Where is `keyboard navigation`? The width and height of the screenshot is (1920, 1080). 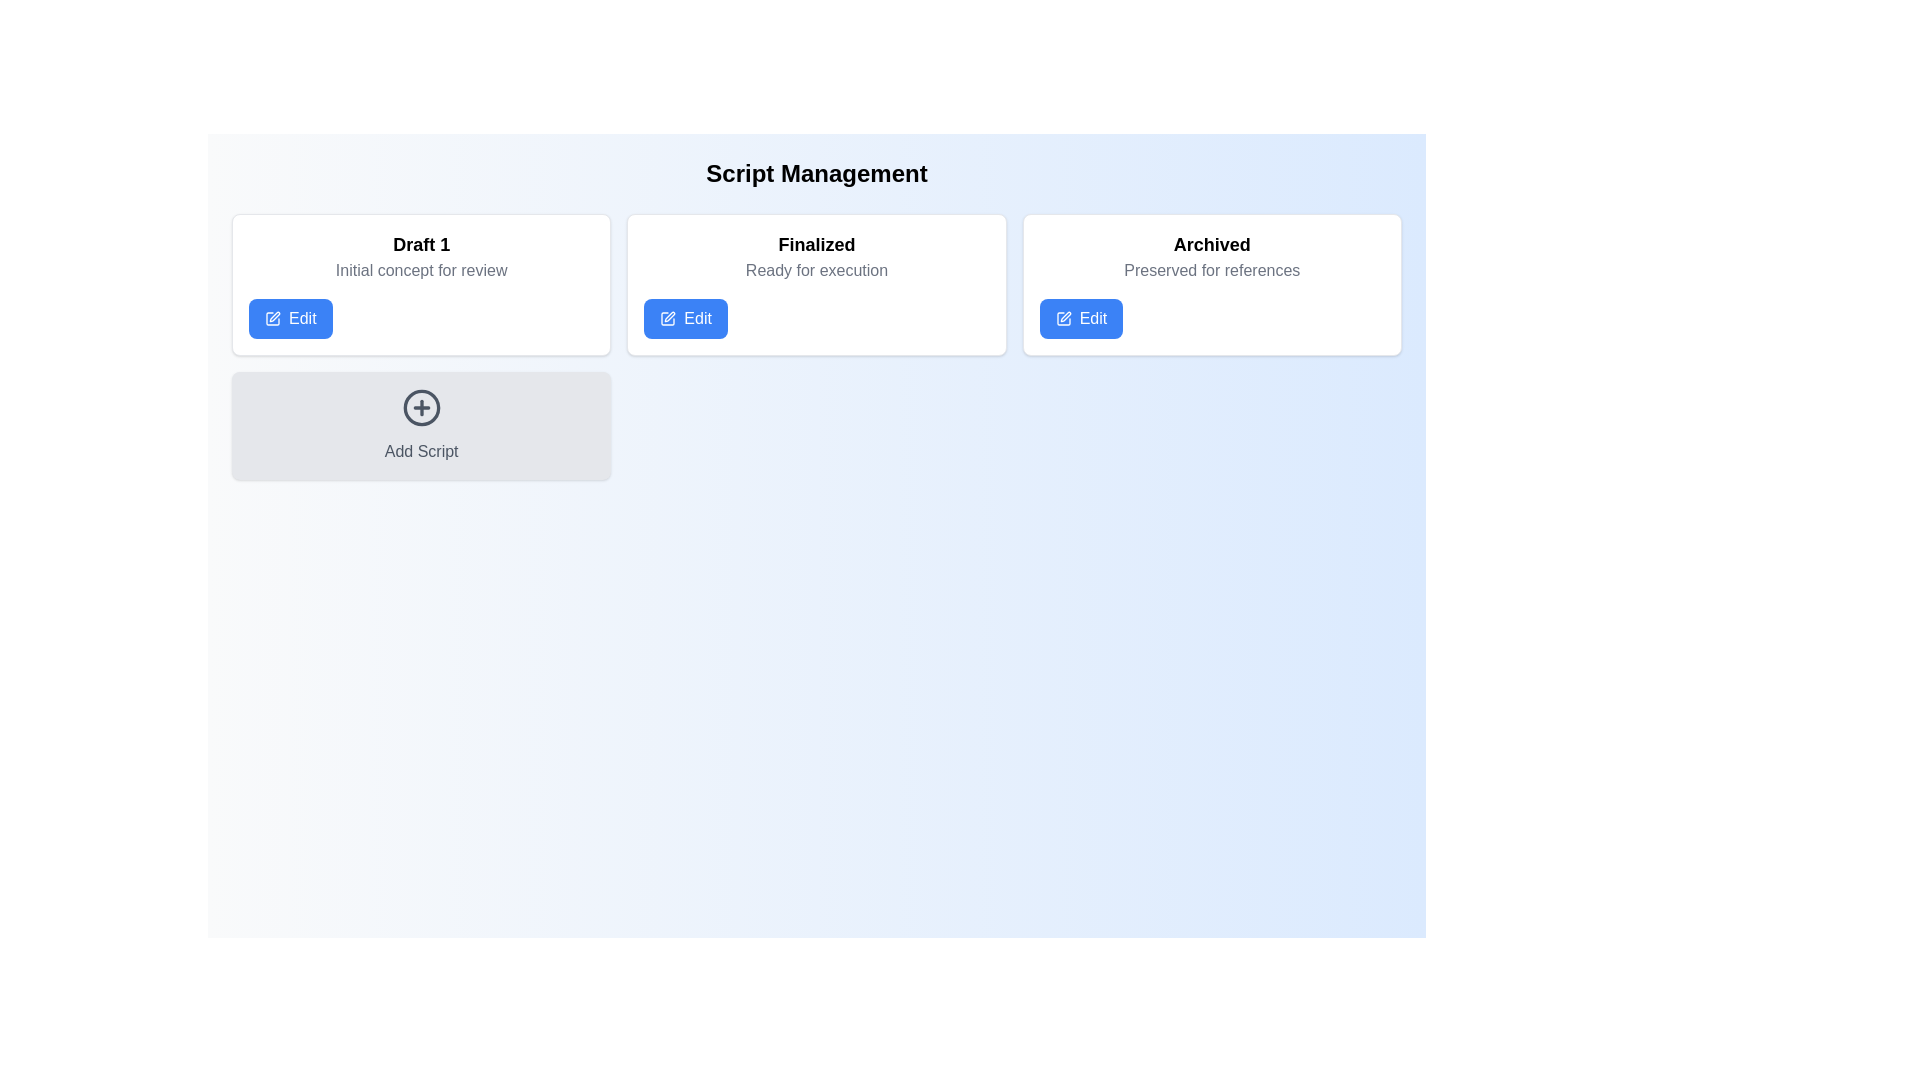 keyboard navigation is located at coordinates (289, 318).